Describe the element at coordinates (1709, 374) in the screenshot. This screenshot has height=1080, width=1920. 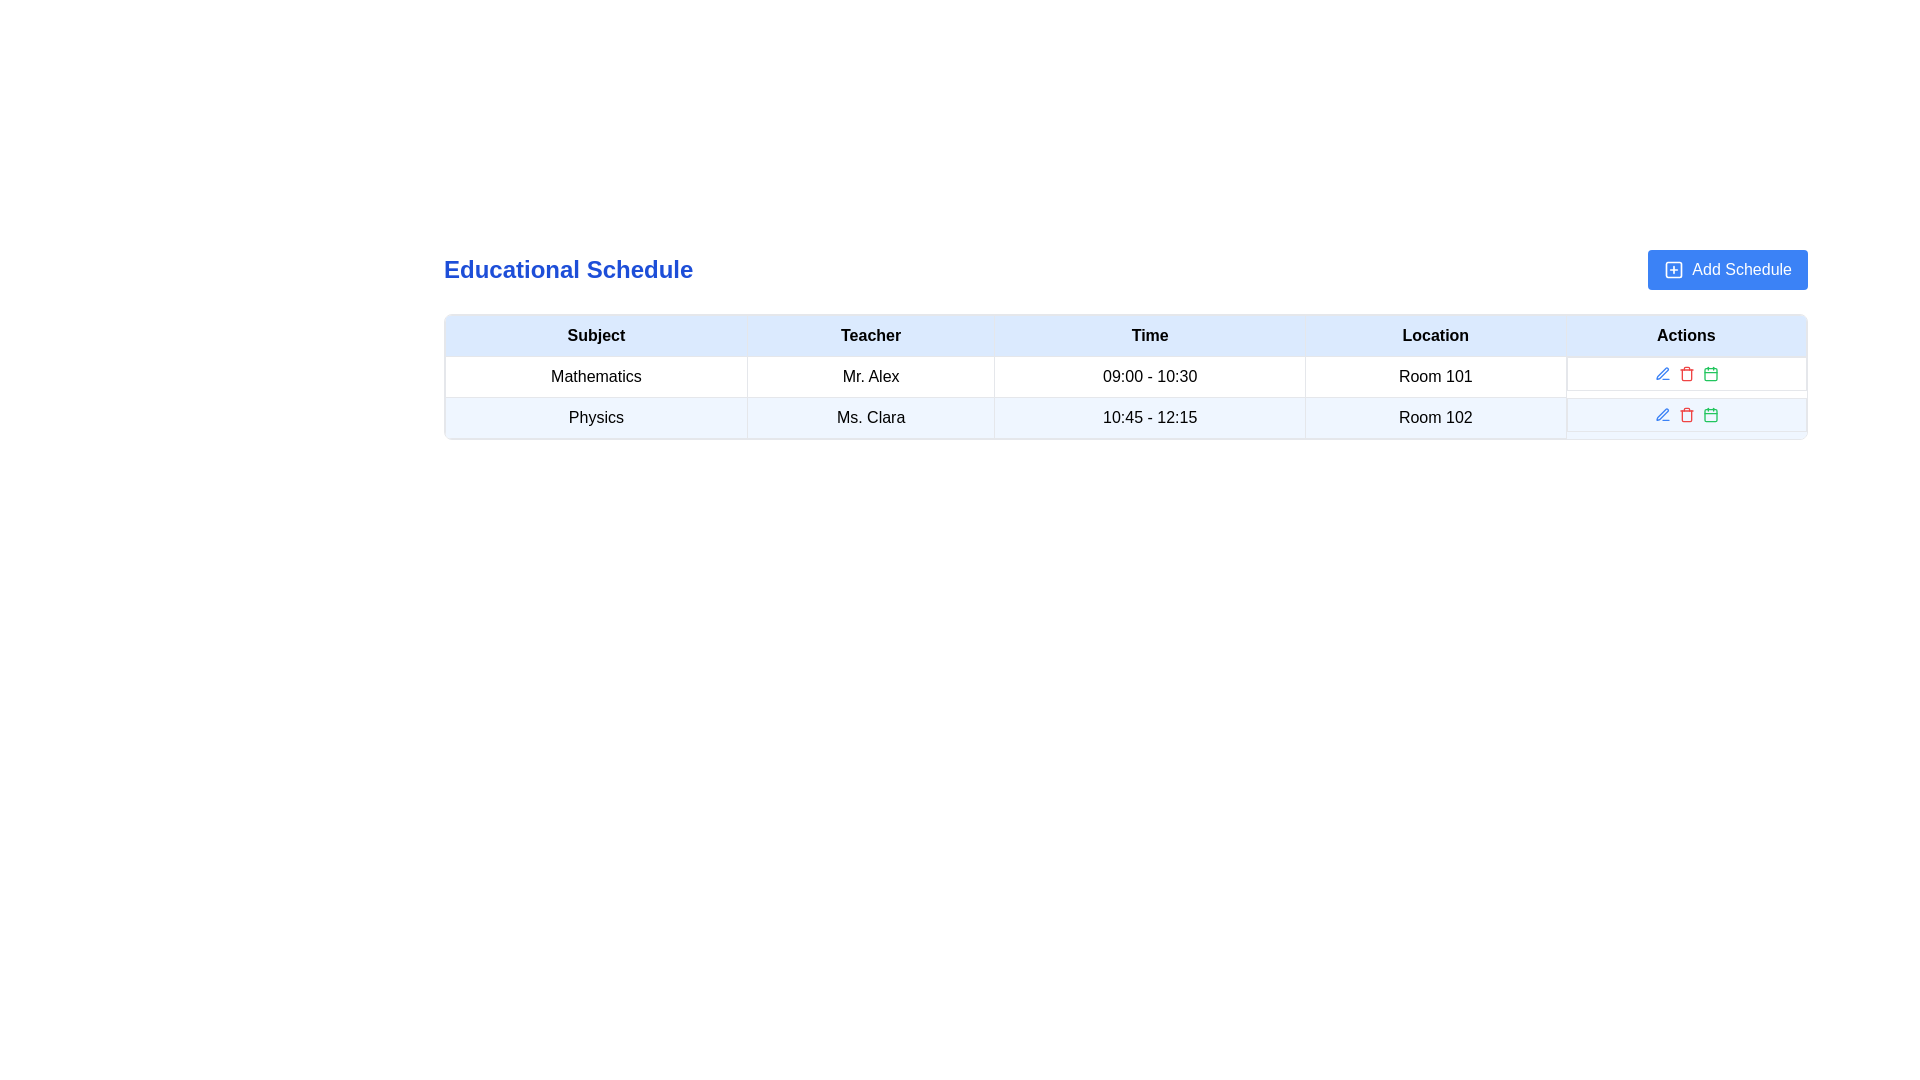
I see `the green calendar icon located in the 'Actions' column of the Physics row in the table for more information` at that location.